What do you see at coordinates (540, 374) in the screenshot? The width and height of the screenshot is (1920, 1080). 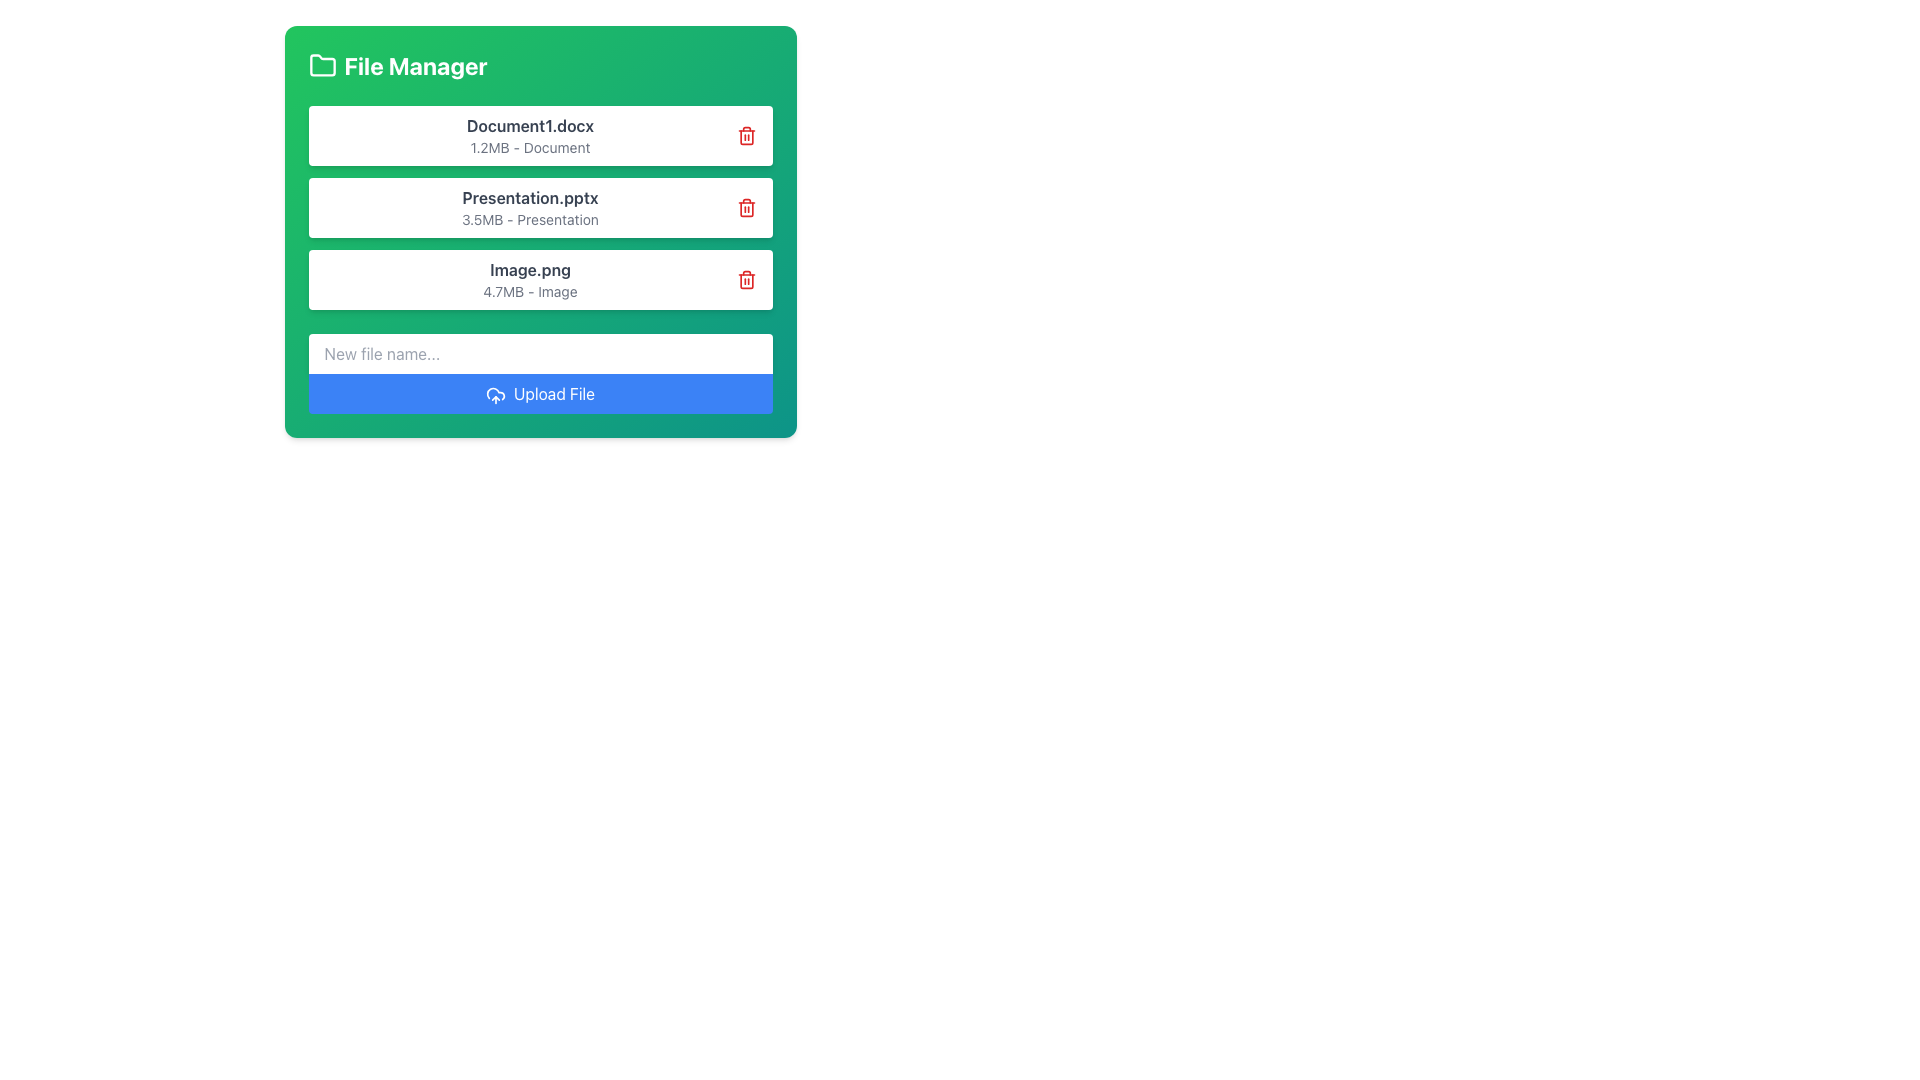 I see `the blue button with rounded edges labeled 'Upload File' located at the bottom of the File Manager card to upload a file` at bounding box center [540, 374].